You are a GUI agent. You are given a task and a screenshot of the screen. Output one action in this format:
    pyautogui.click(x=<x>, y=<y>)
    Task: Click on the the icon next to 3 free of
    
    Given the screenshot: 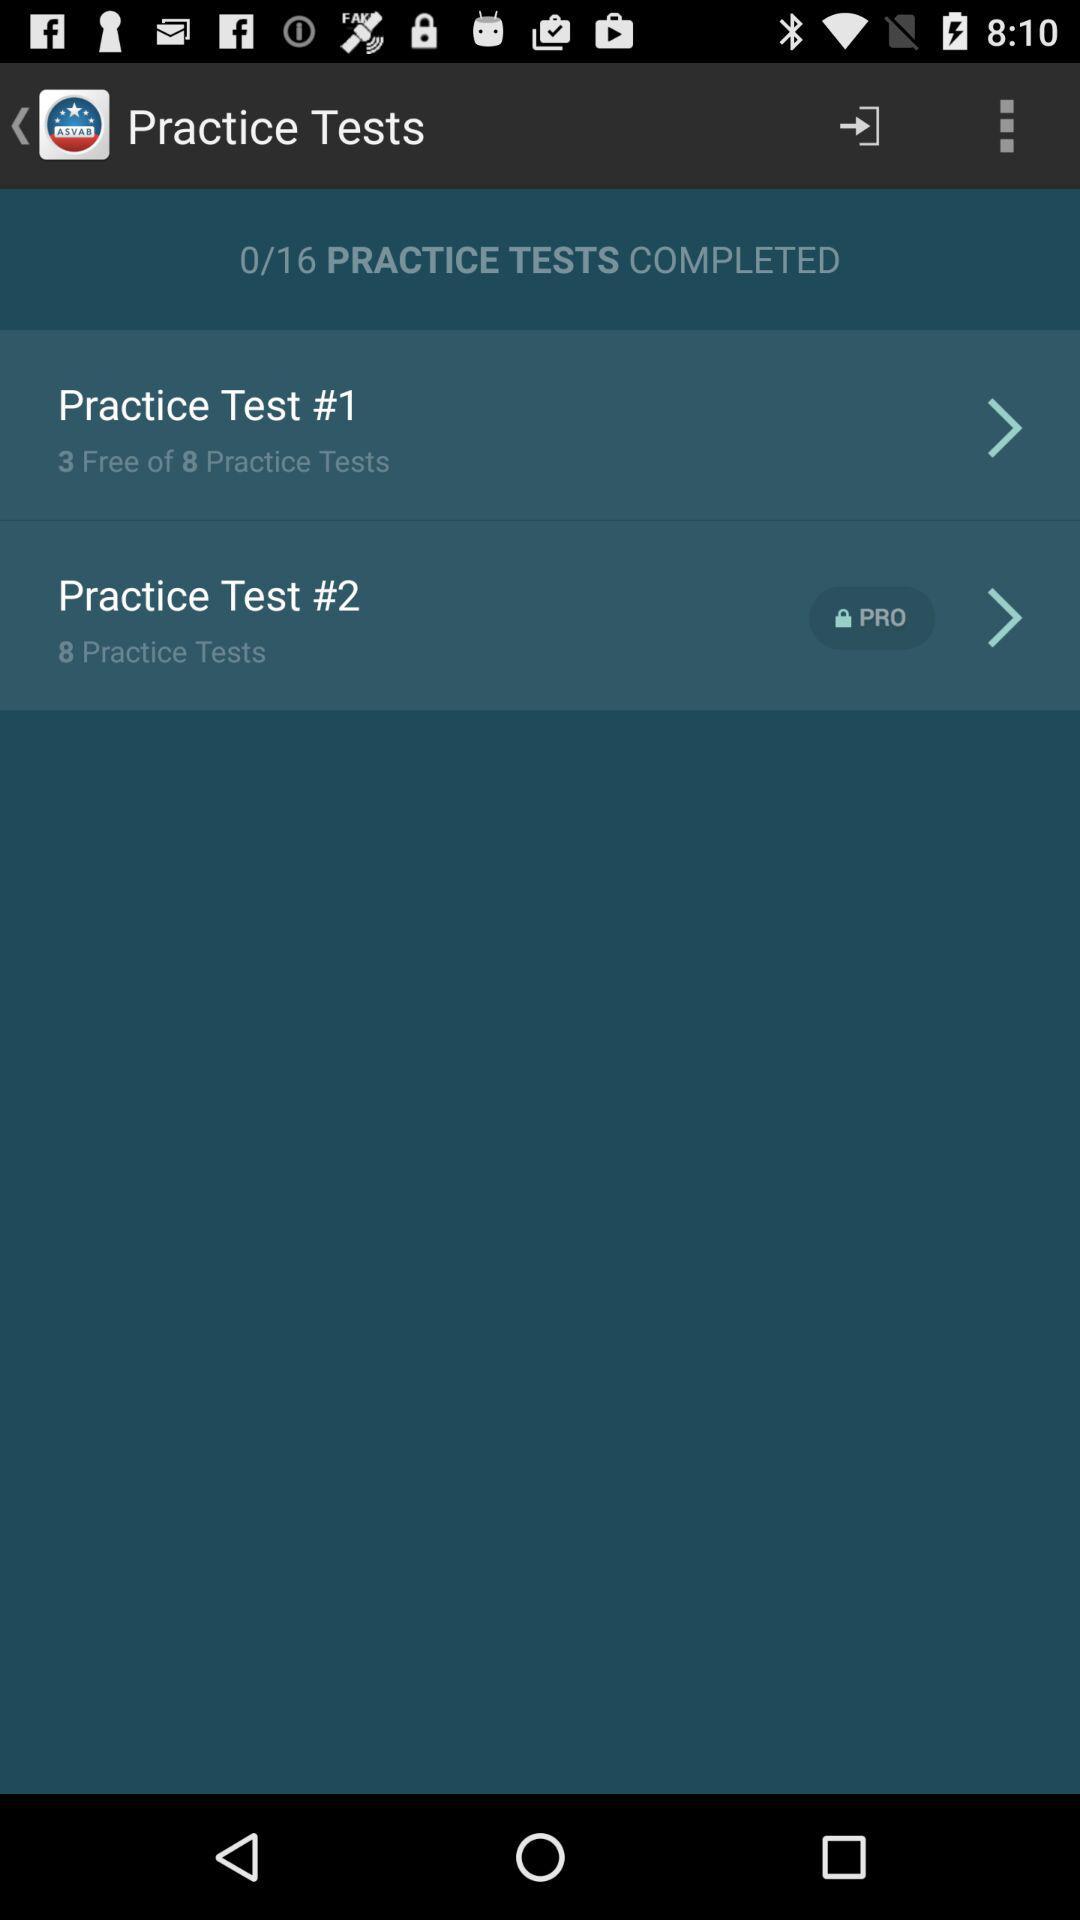 What is the action you would take?
    pyautogui.click(x=1005, y=426)
    